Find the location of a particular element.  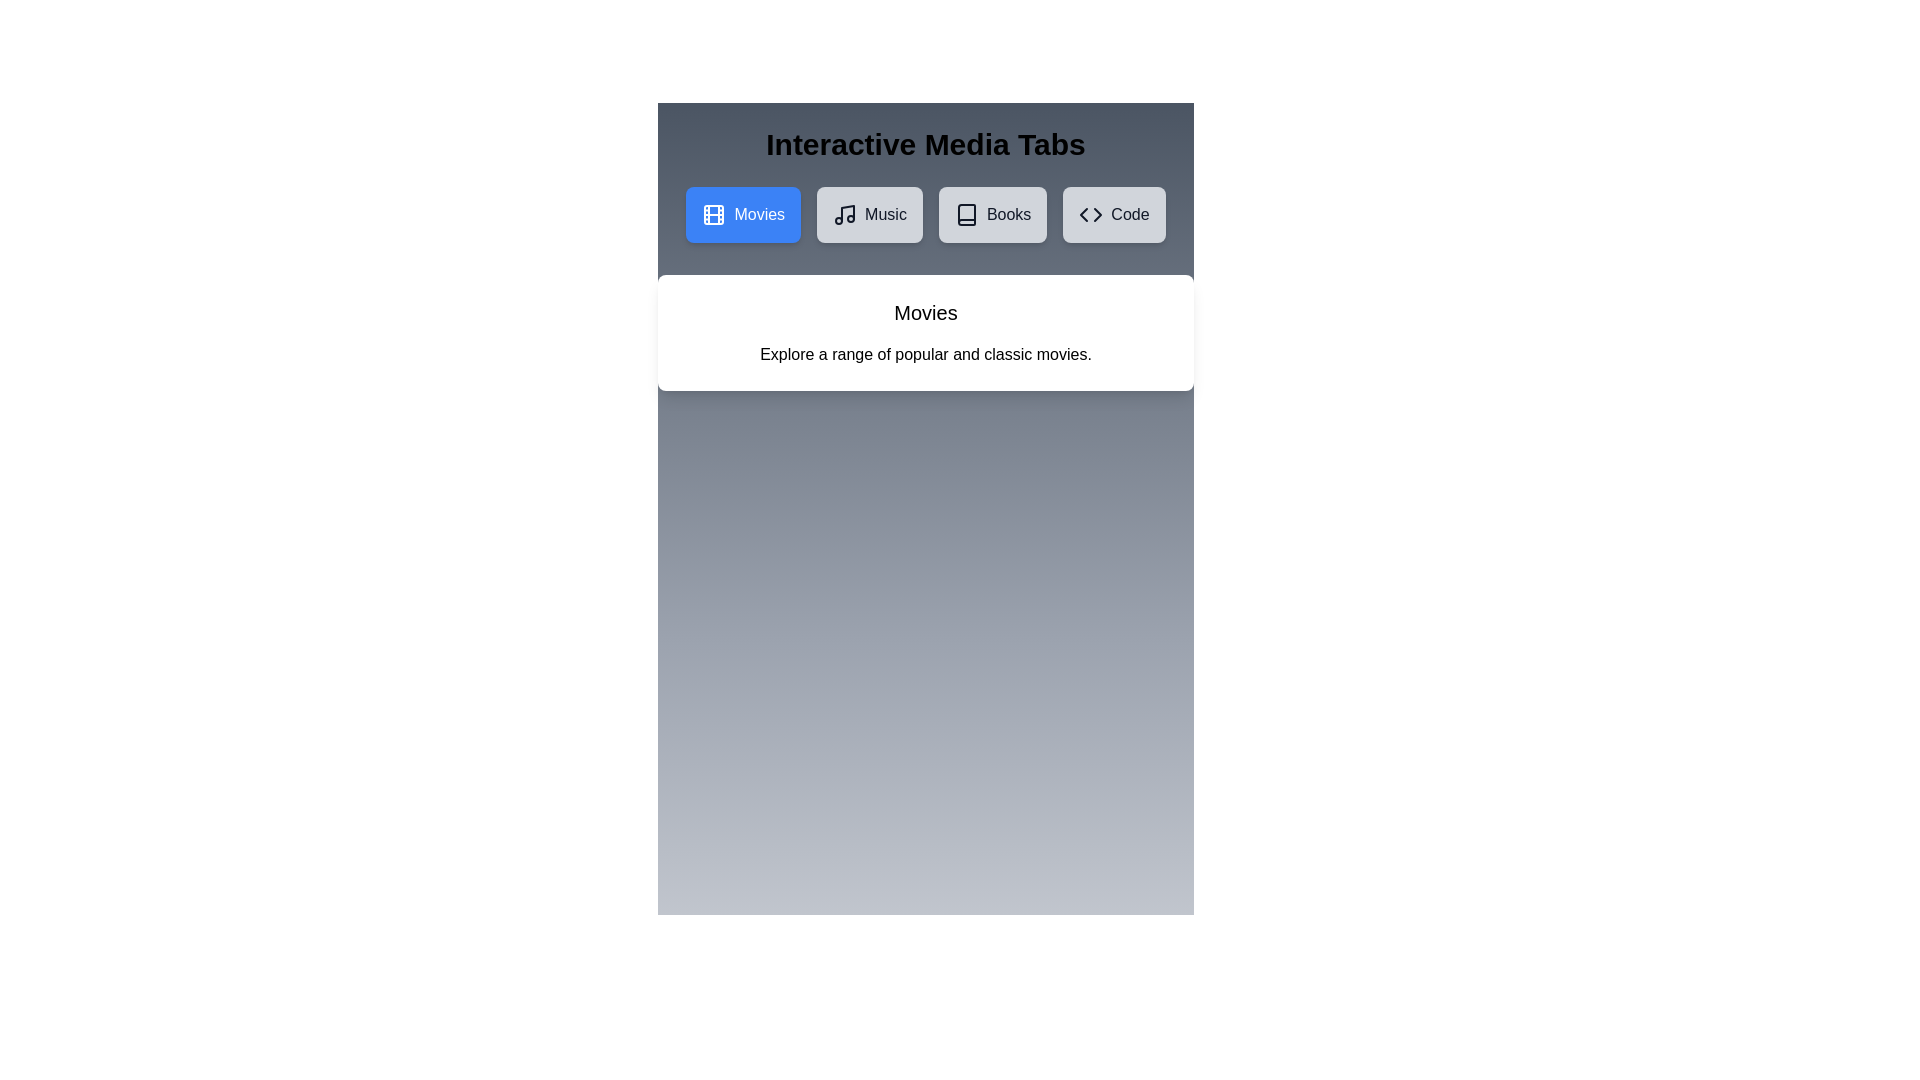

the Music tab by clicking the respective tab button is located at coordinates (869, 215).